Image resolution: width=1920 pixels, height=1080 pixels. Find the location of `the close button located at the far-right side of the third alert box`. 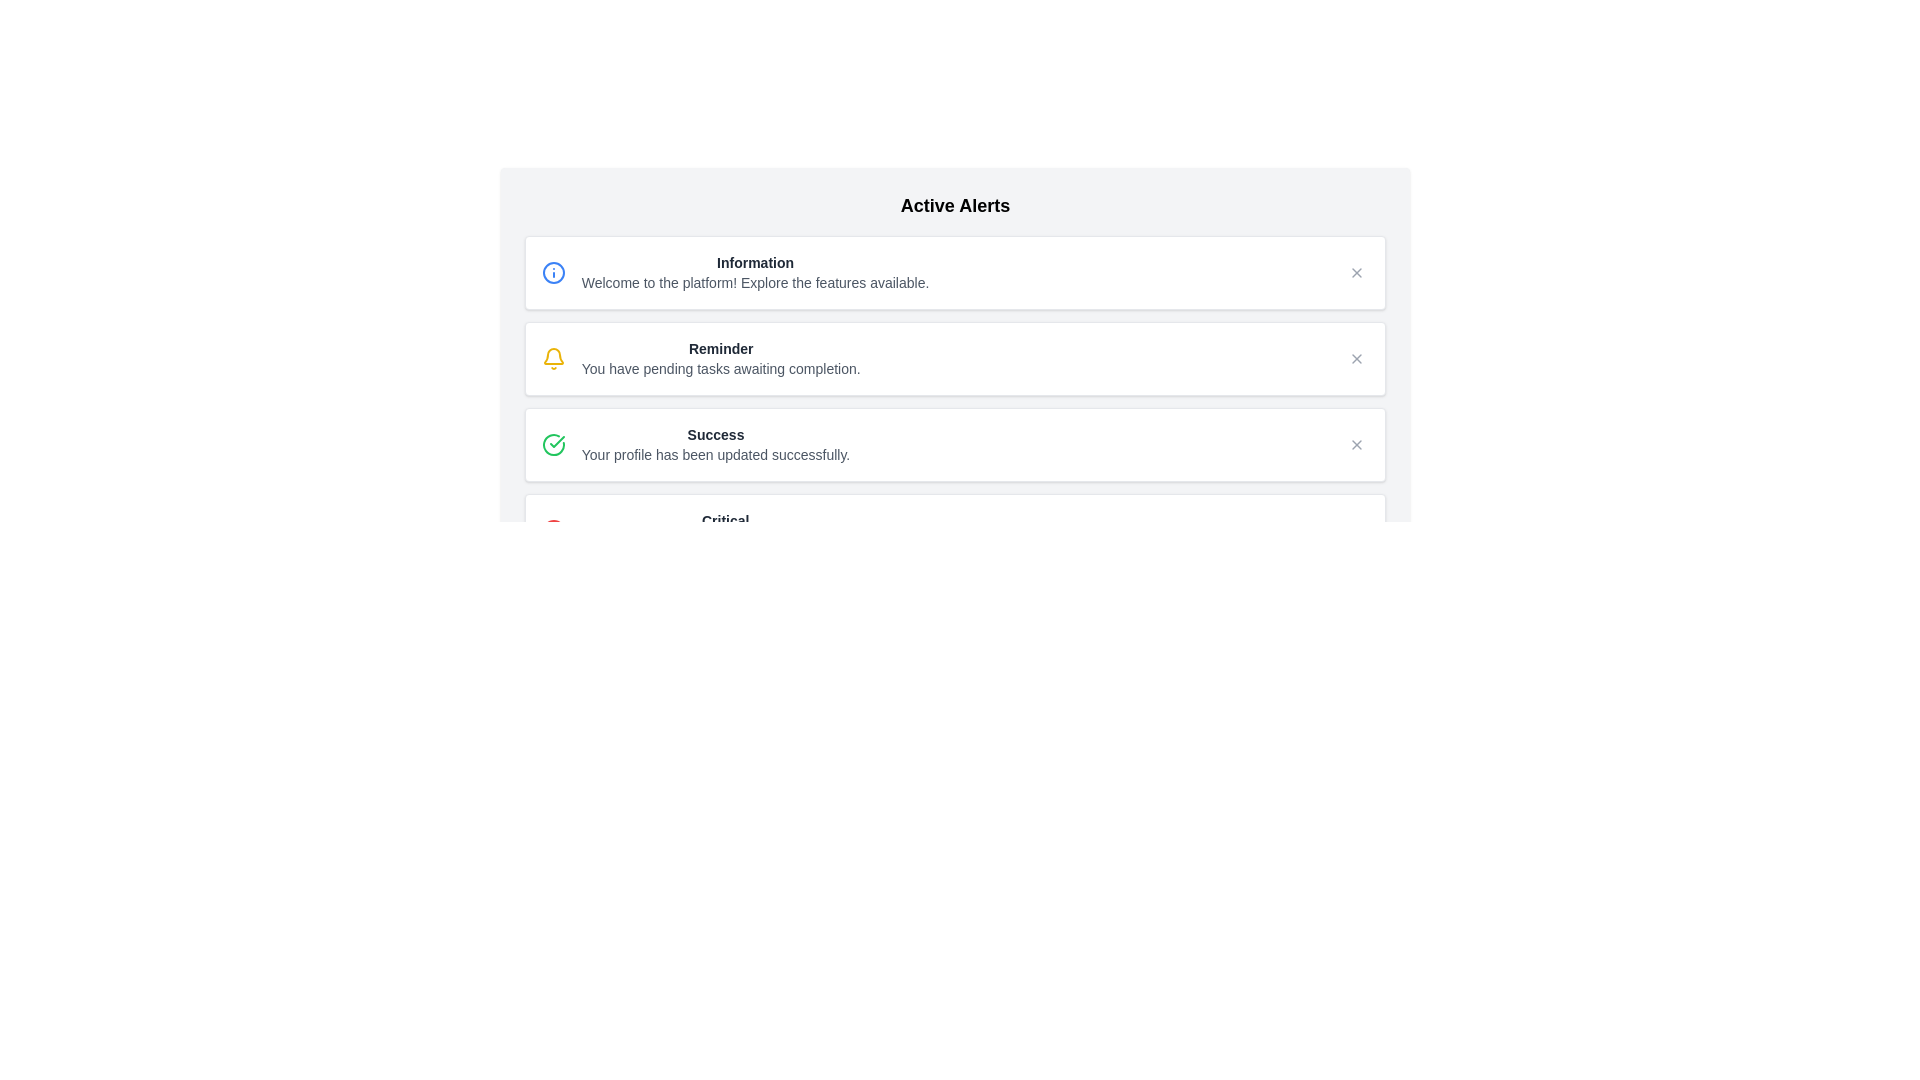

the close button located at the far-right side of the third alert box is located at coordinates (1357, 443).